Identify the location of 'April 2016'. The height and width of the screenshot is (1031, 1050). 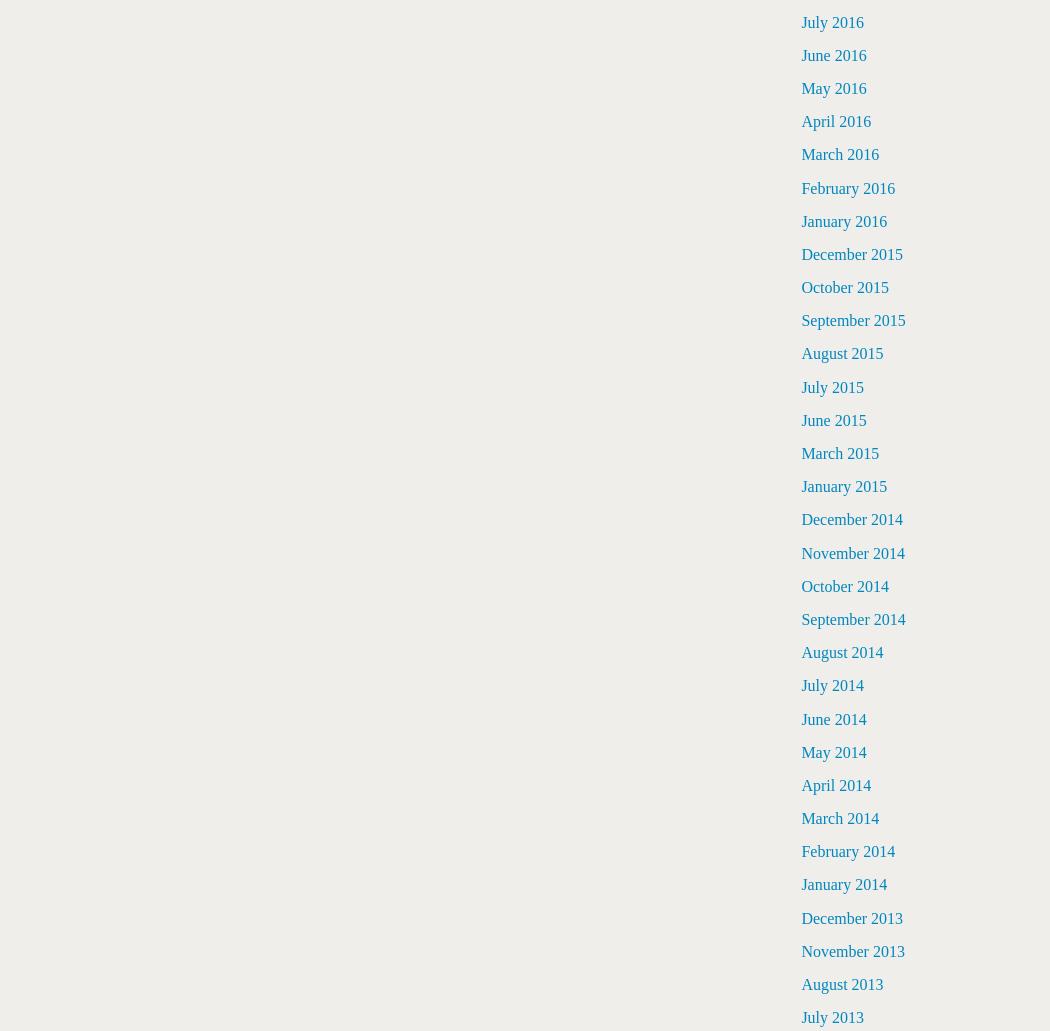
(836, 120).